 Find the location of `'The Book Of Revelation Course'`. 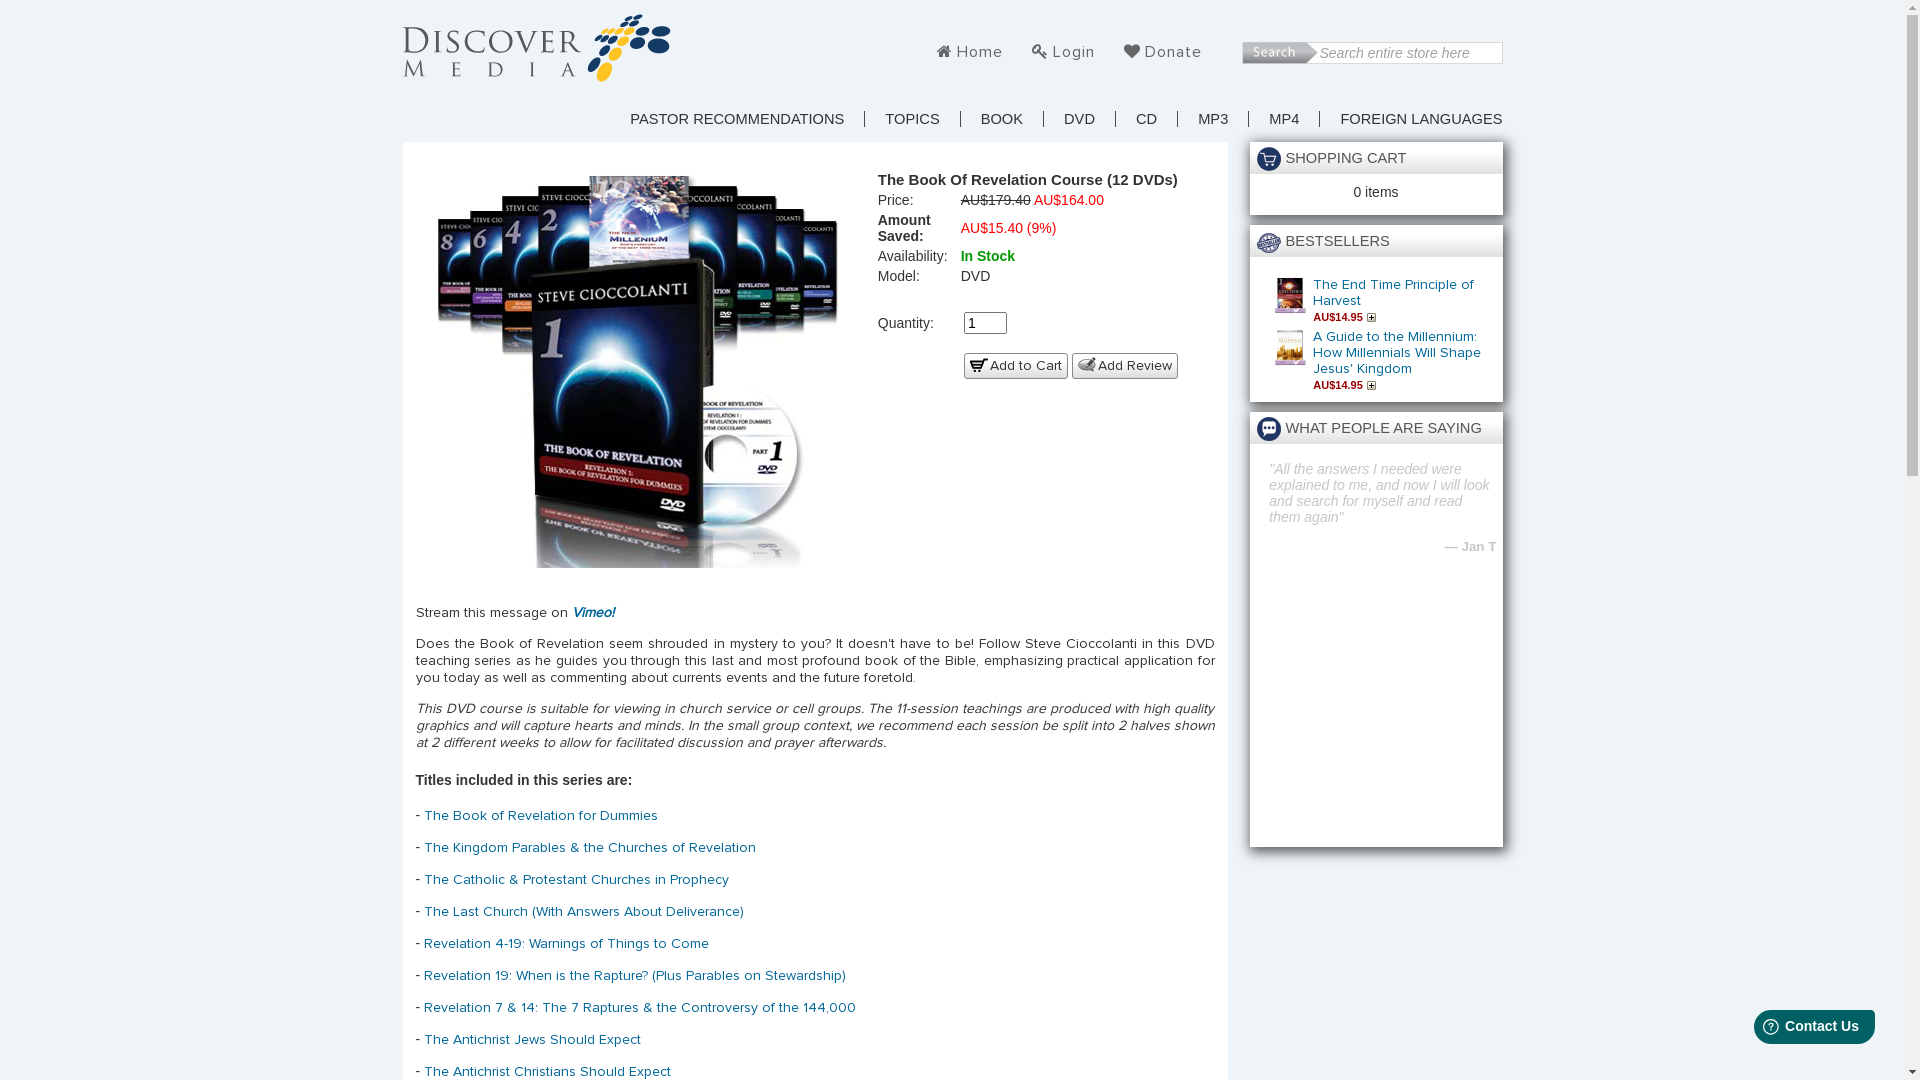

'The Book Of Revelation Course' is located at coordinates (637, 367).